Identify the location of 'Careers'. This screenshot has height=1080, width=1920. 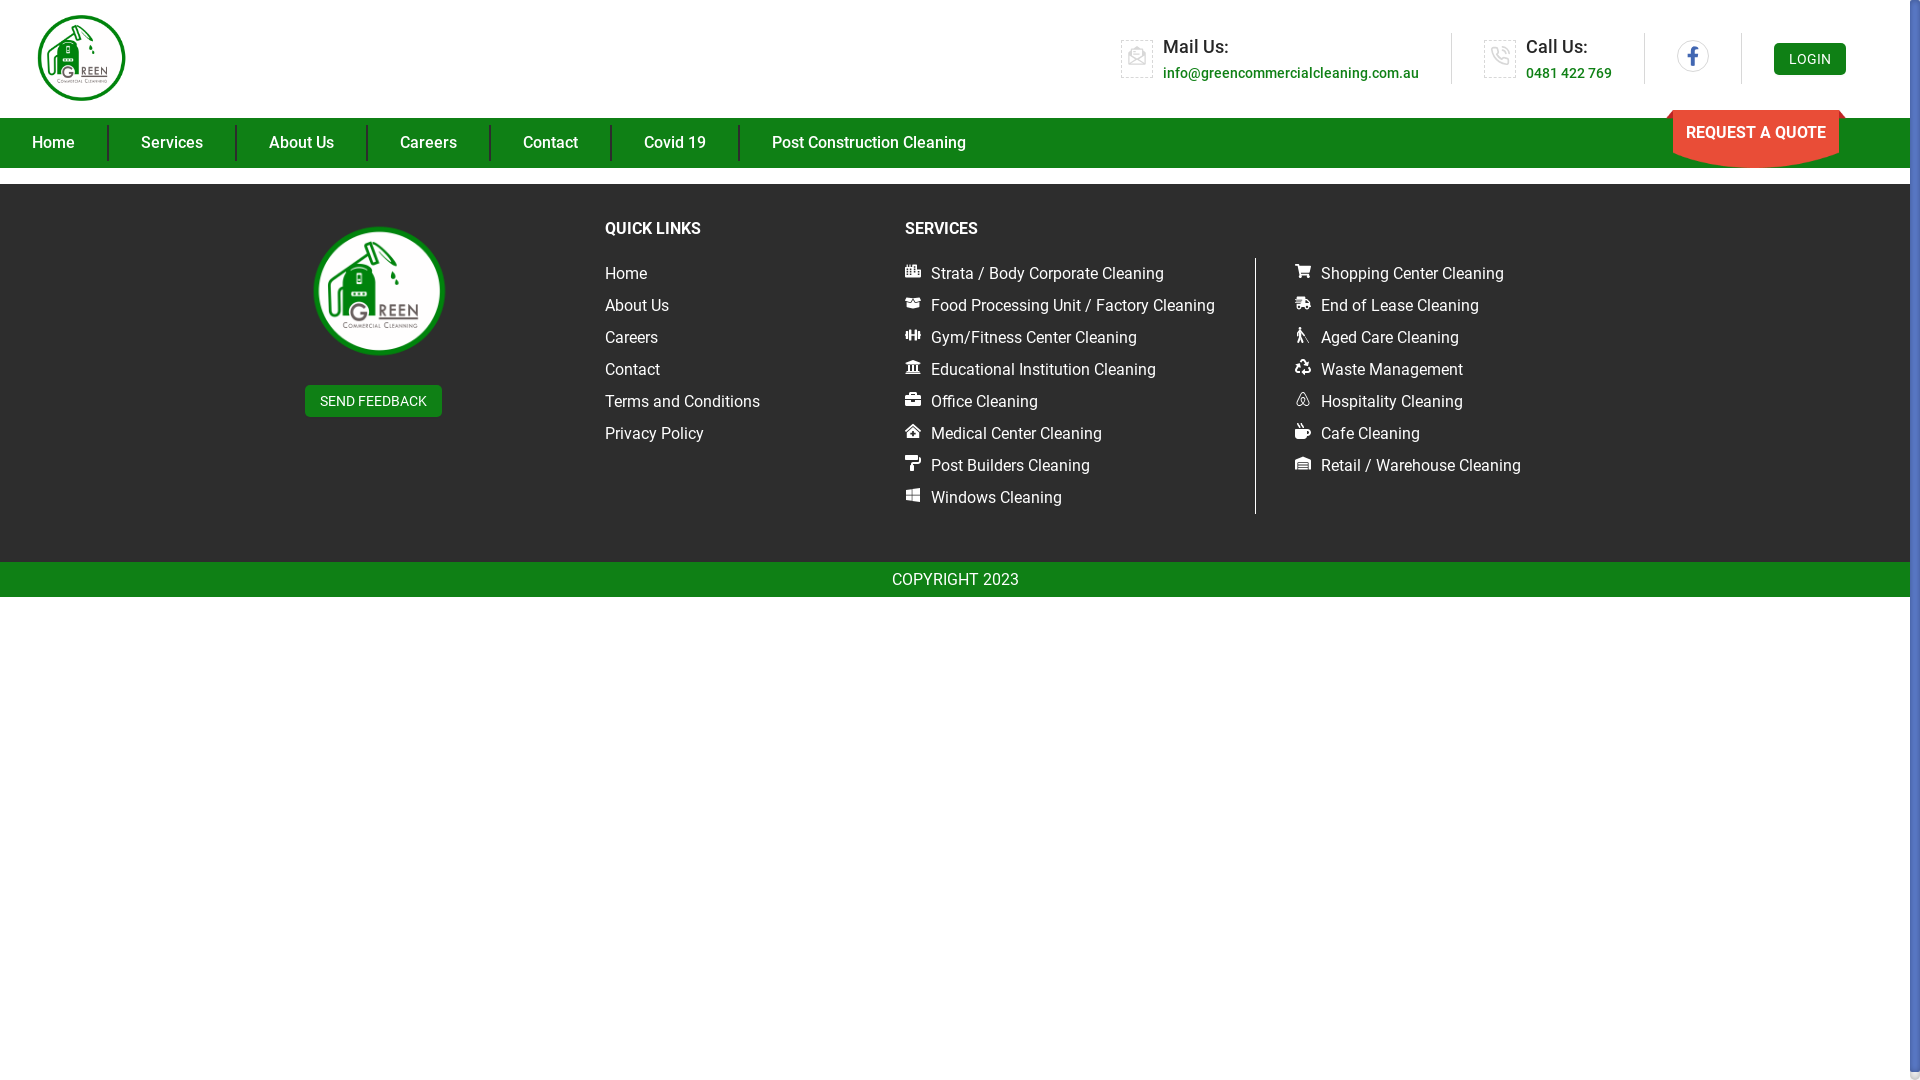
(630, 336).